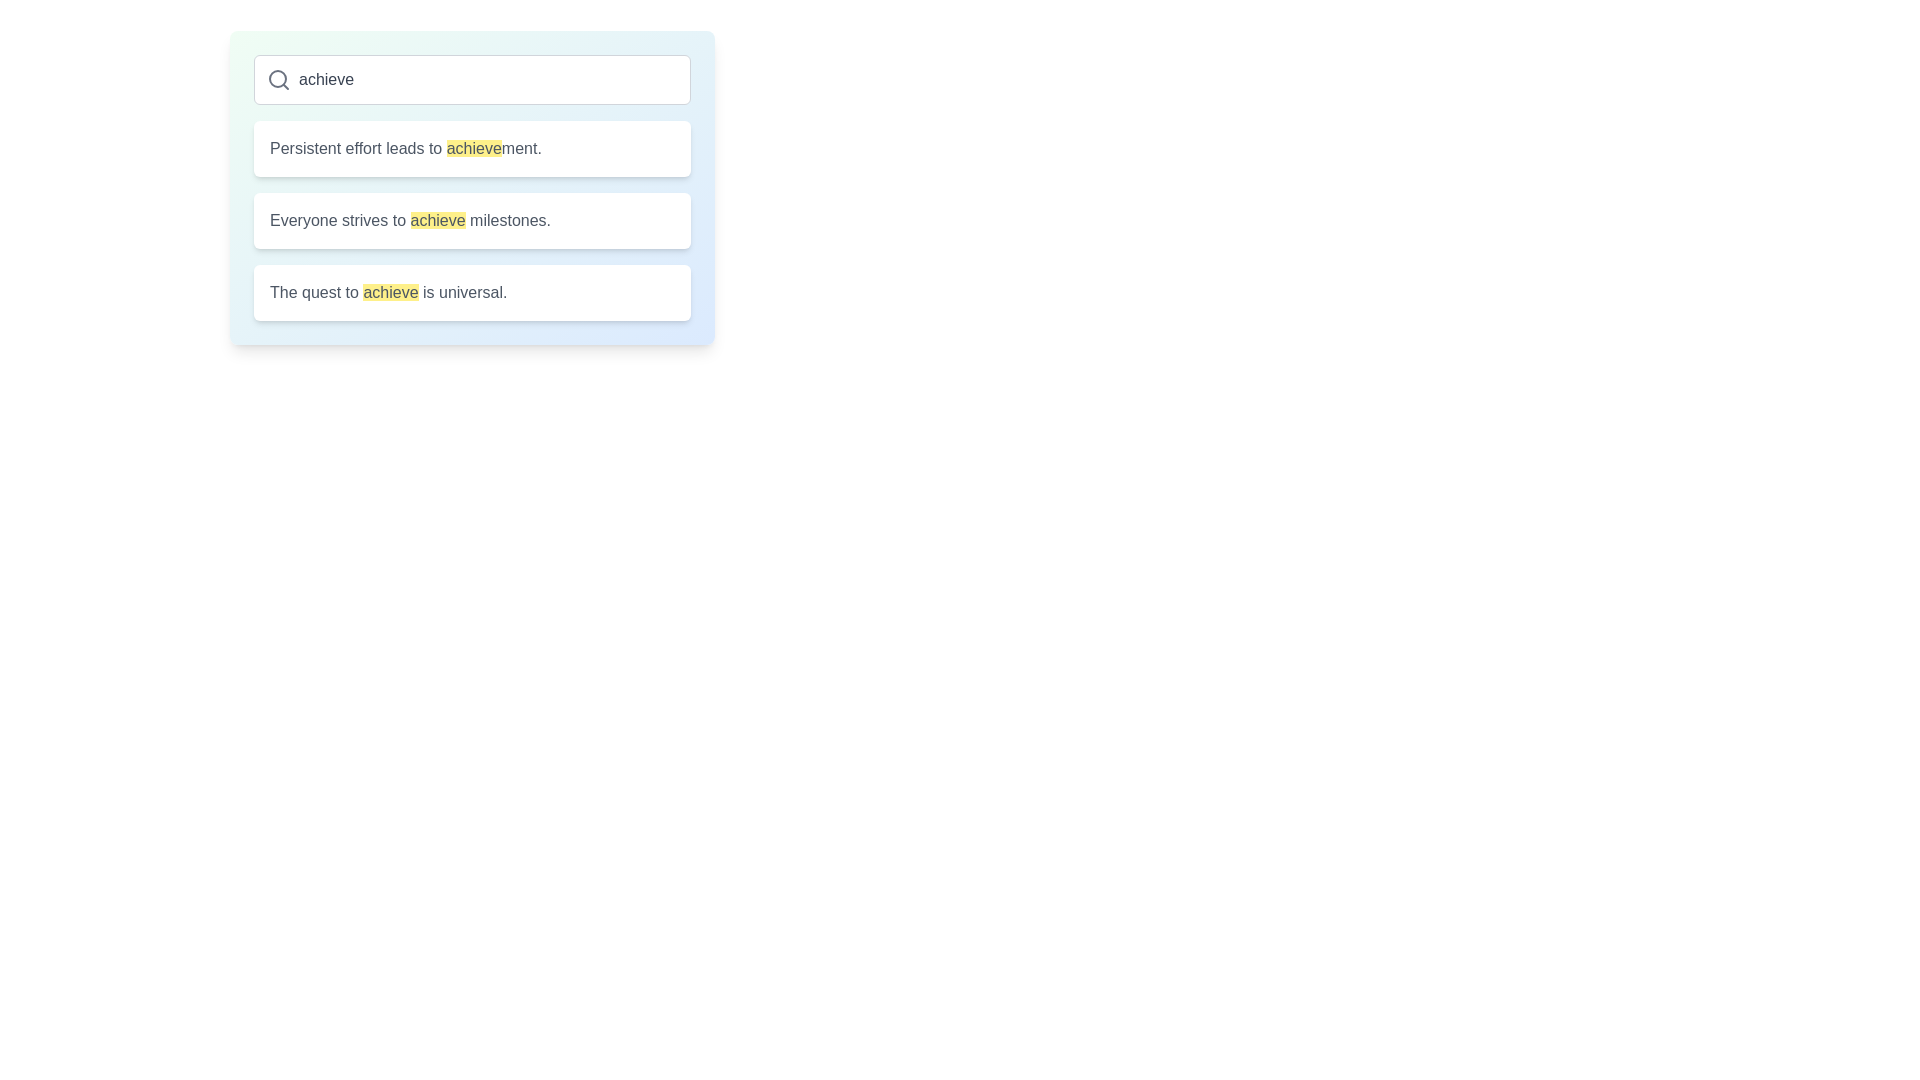 This screenshot has width=1920, height=1080. I want to click on the Text Display containing the text 'The quest to achieve is universal.' to observe its hover effects, so click(471, 293).